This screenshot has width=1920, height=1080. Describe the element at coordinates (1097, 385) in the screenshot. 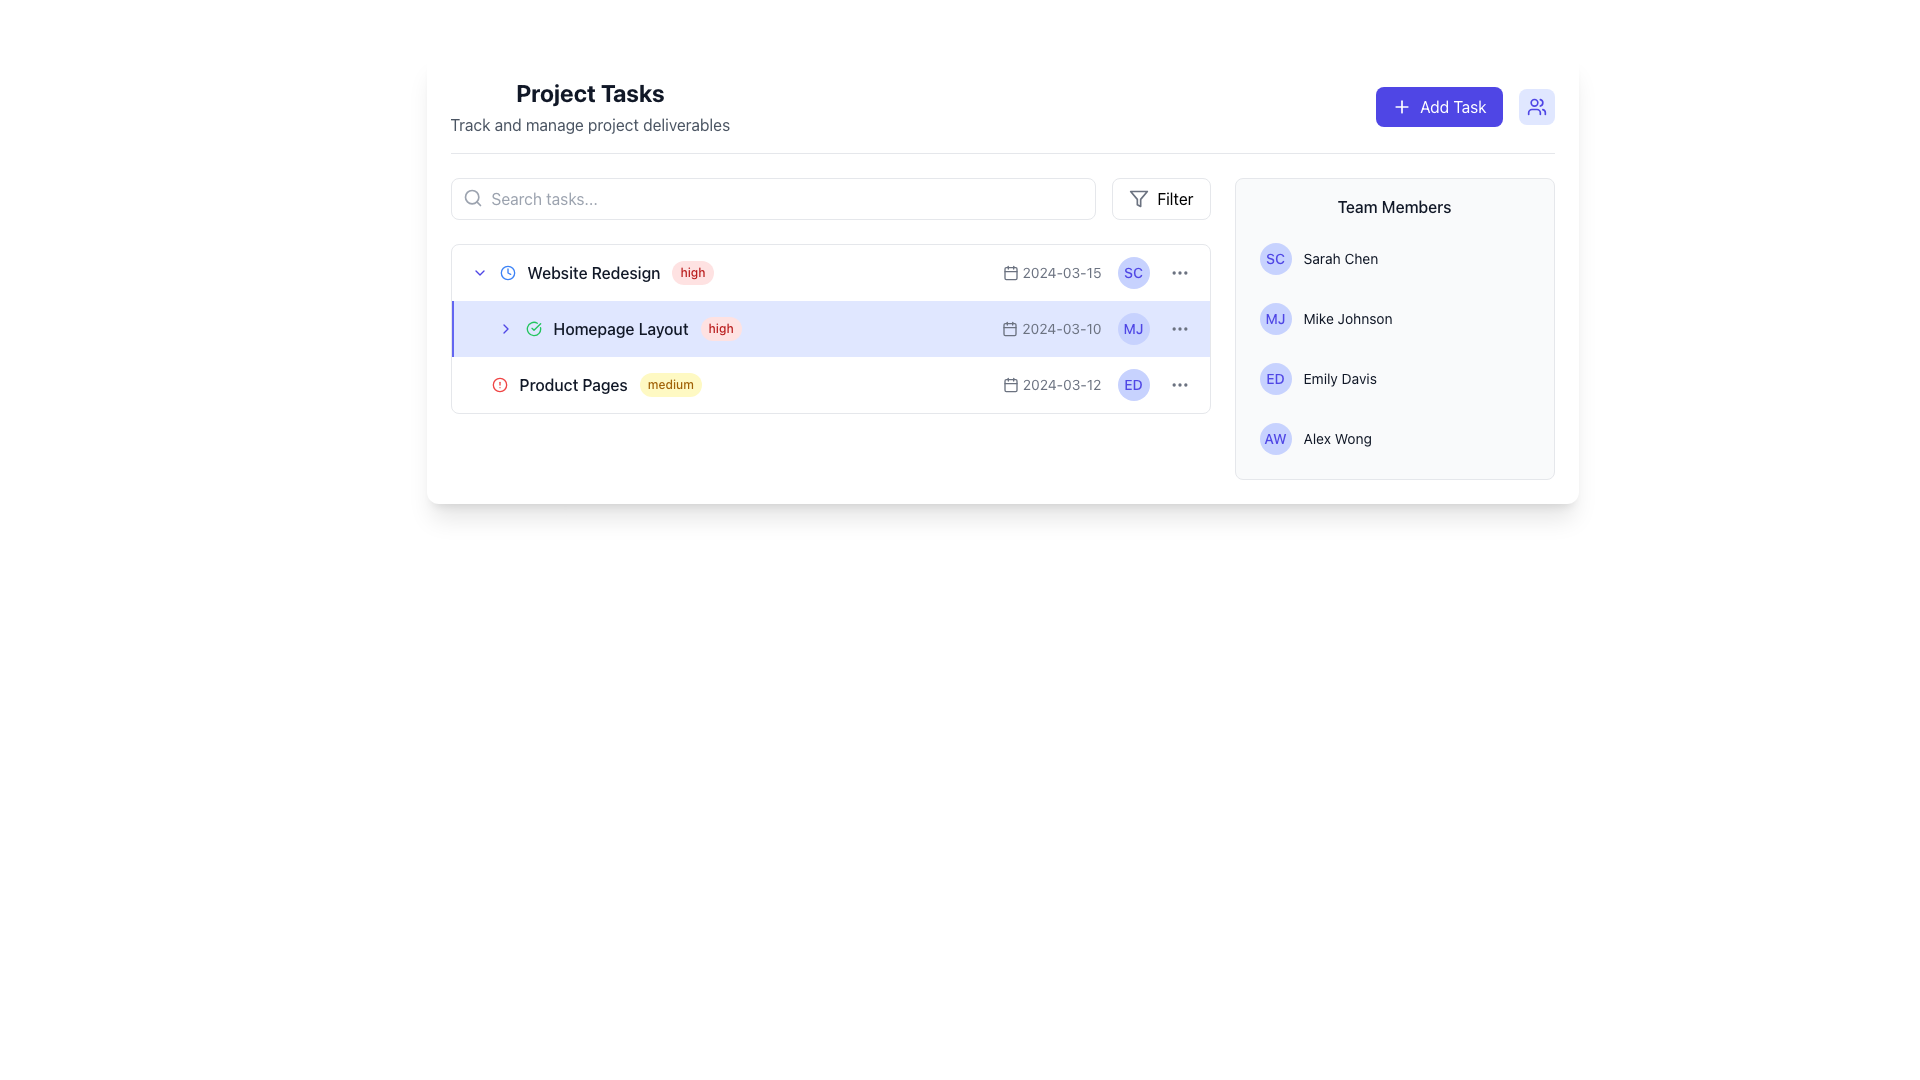

I see `the initials 'ED' represented in a blue circle within the third row of the task list` at that location.